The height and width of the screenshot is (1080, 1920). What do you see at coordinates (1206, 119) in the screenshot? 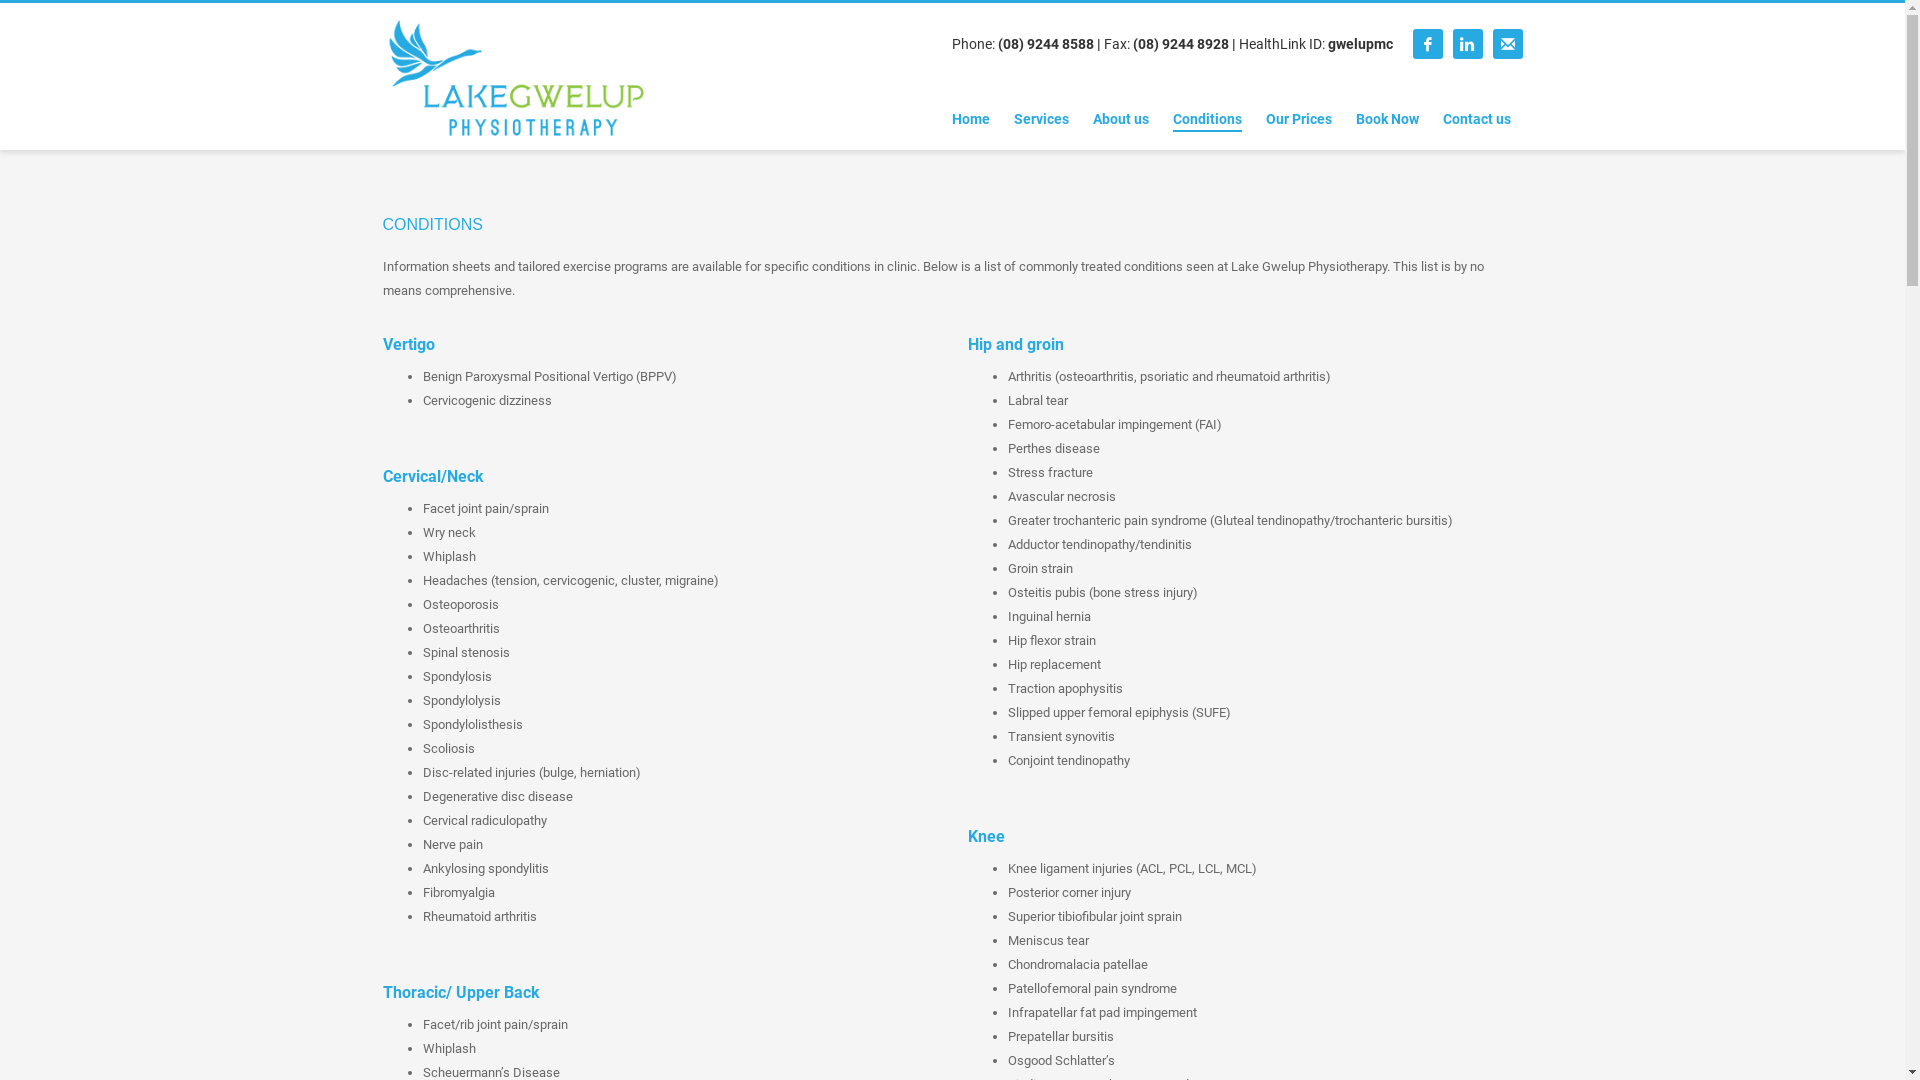
I see `'Conditions'` at bounding box center [1206, 119].